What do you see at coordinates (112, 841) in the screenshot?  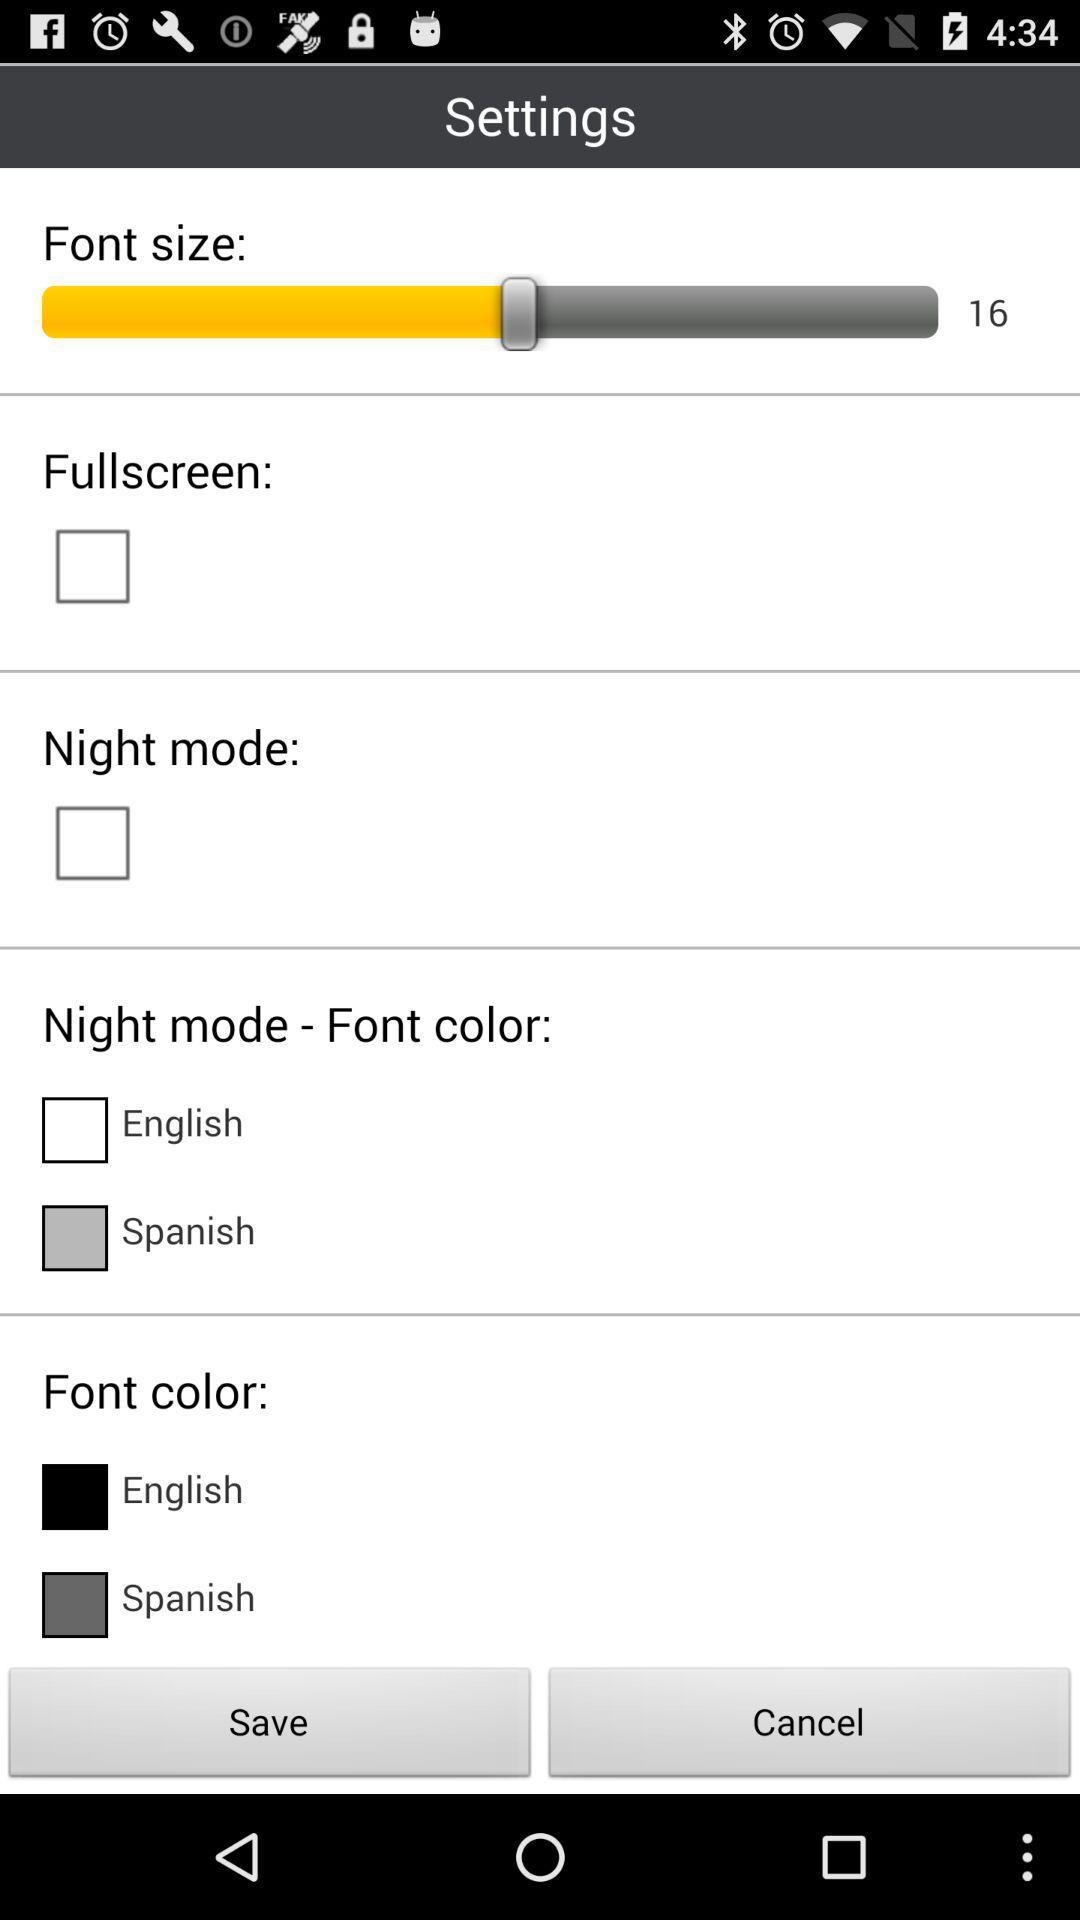 I see `selection button` at bounding box center [112, 841].